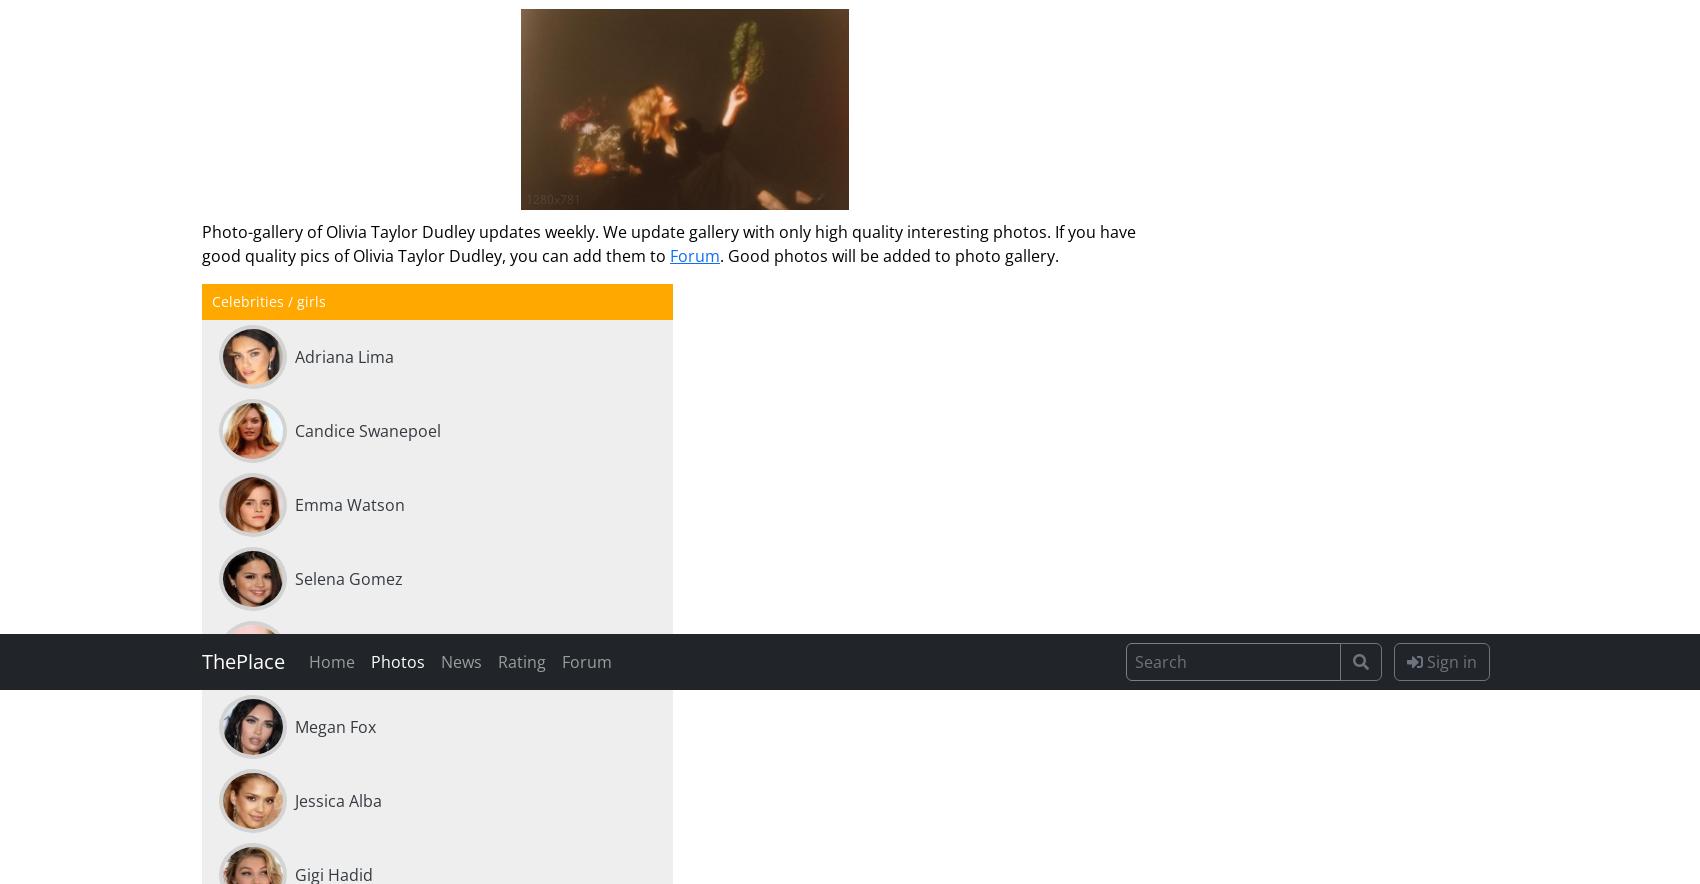  What do you see at coordinates (336, 243) in the screenshot?
I see `'Kate Upton'` at bounding box center [336, 243].